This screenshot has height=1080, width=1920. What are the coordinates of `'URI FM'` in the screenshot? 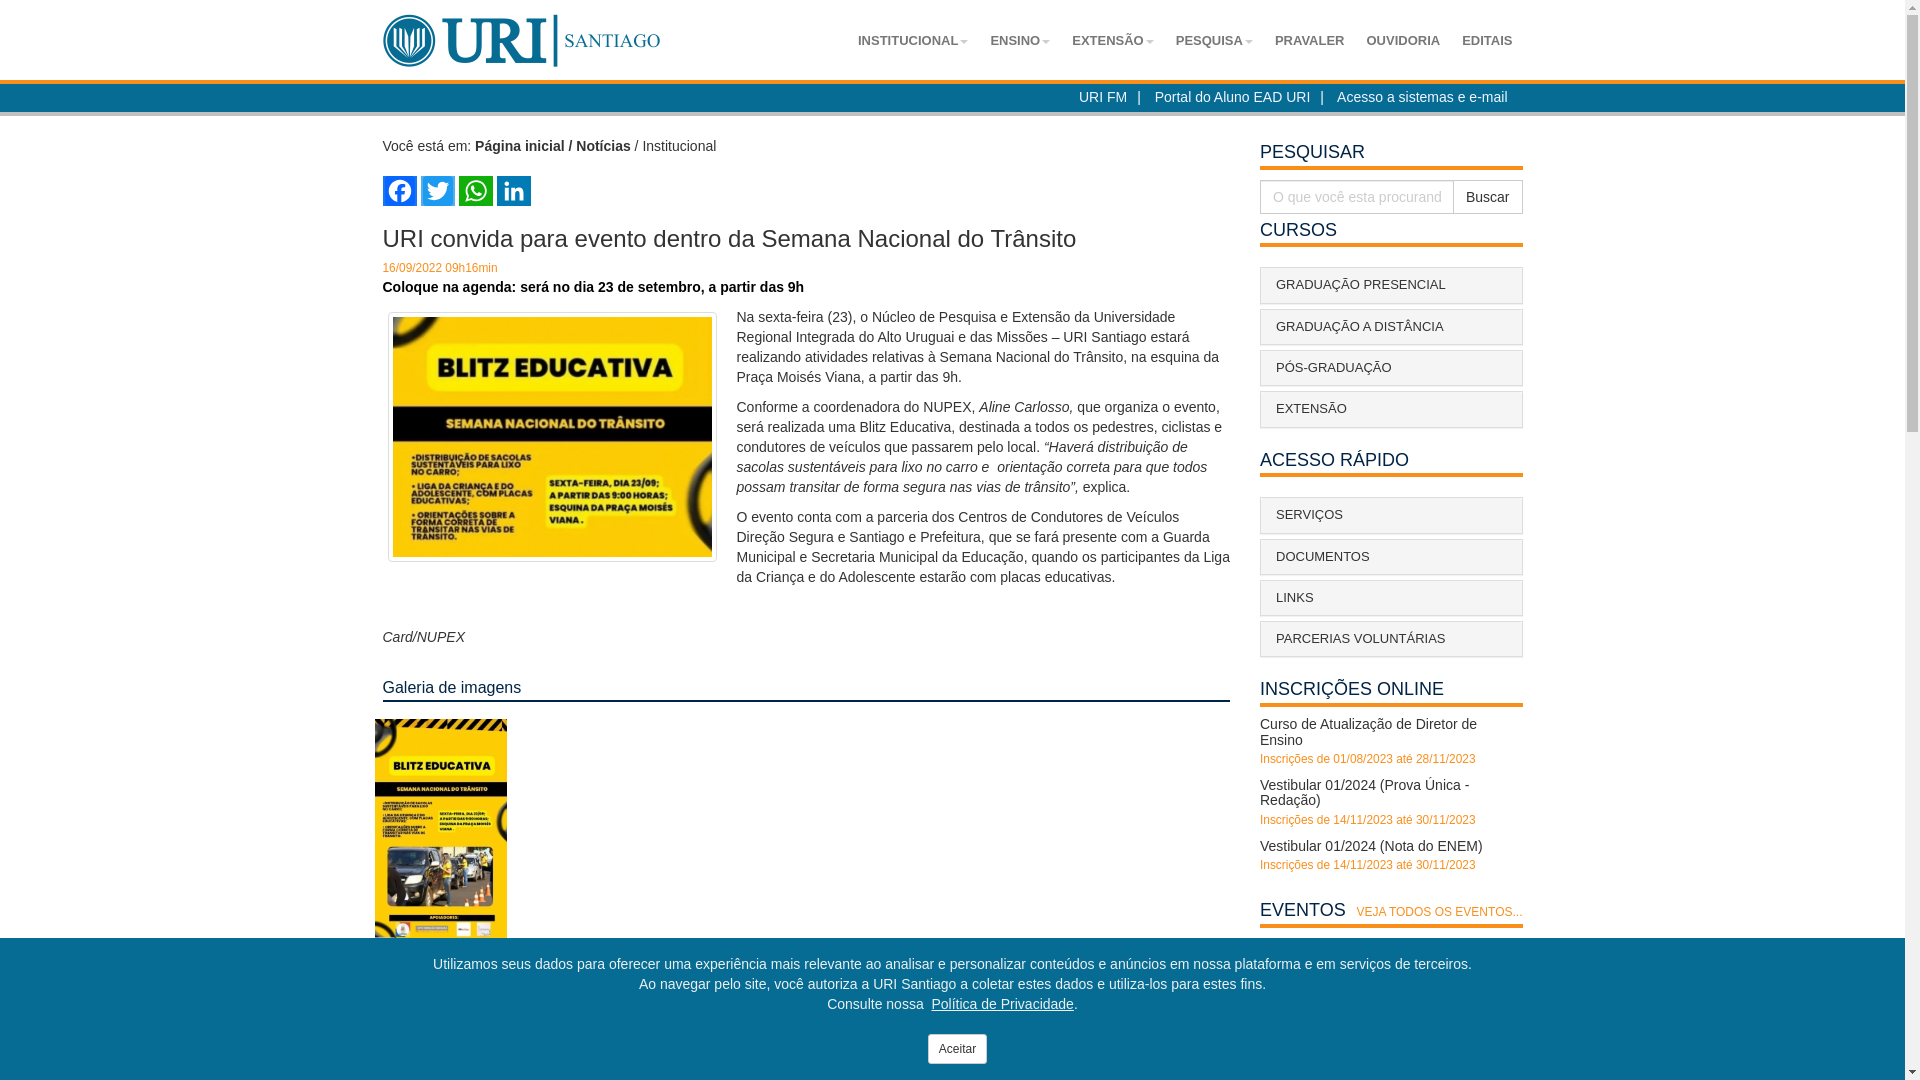 It's located at (1102, 96).